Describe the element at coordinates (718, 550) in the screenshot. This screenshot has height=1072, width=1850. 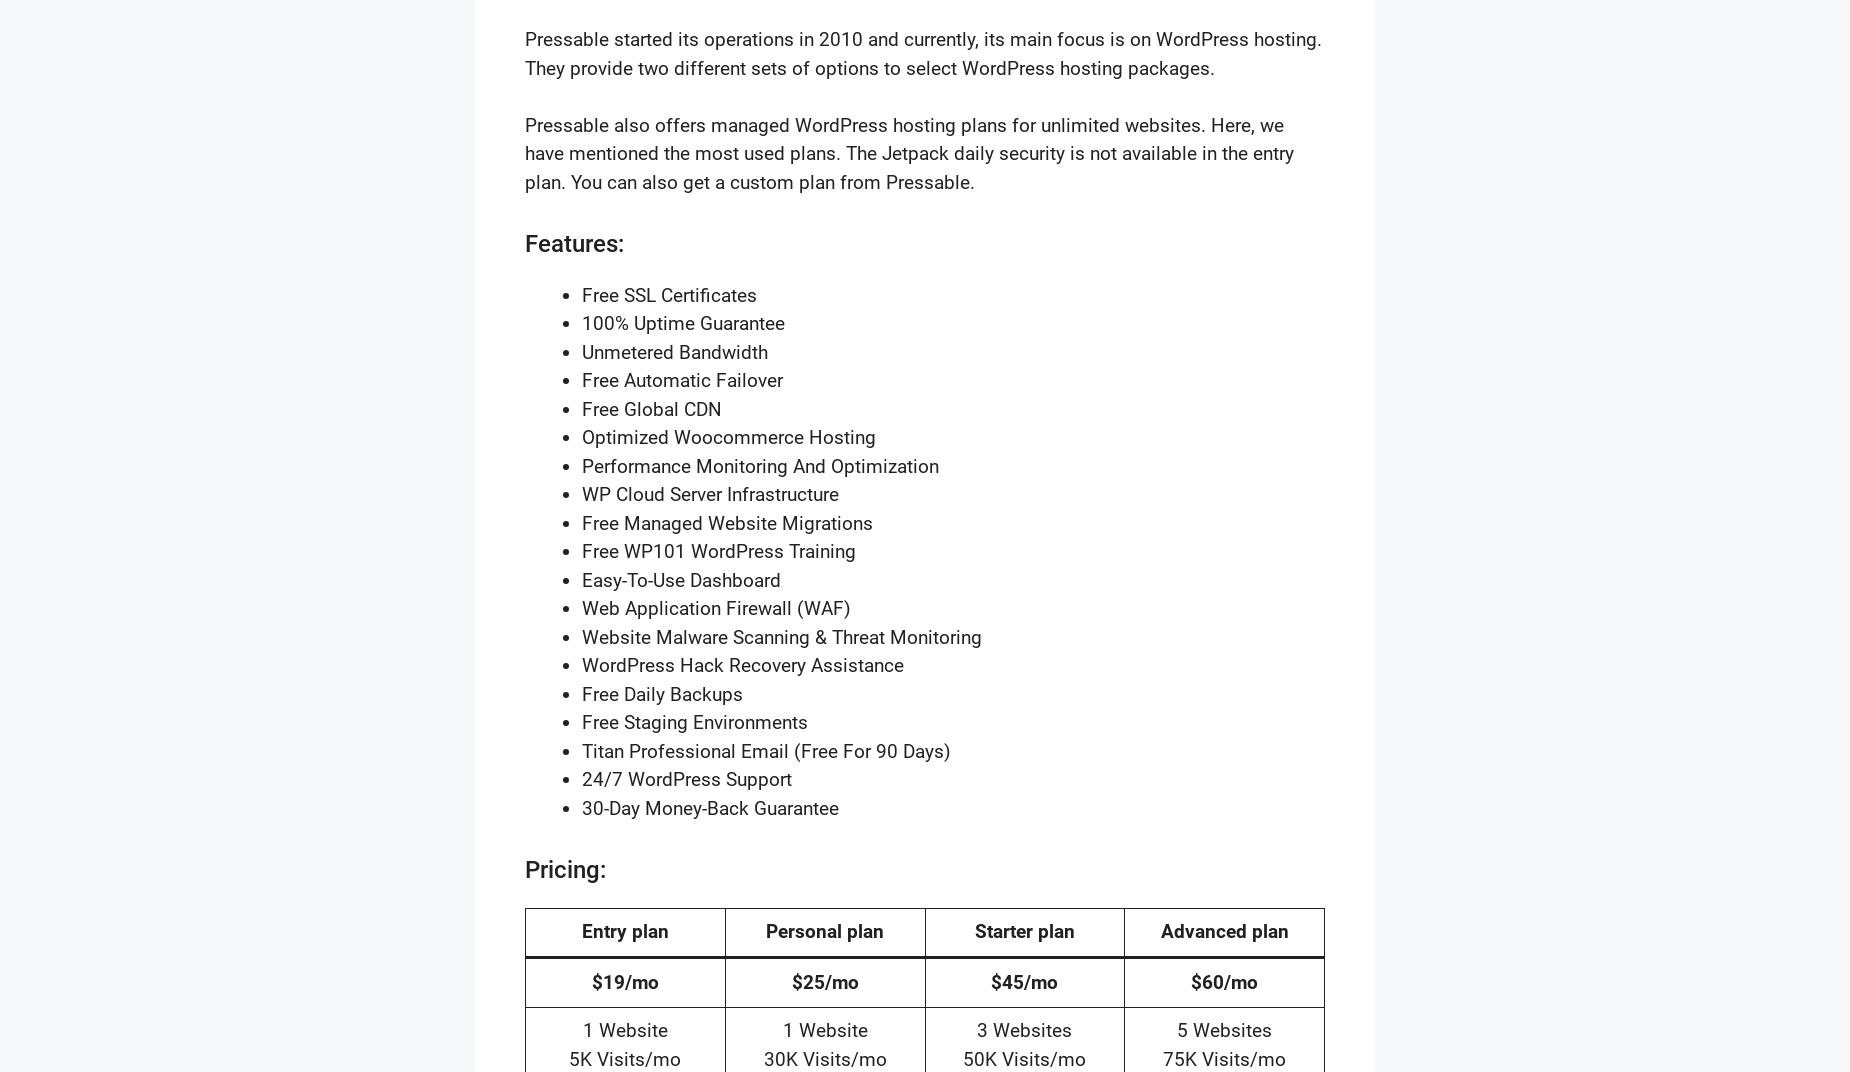
I see `'Free WP101 WordPress Training'` at that location.